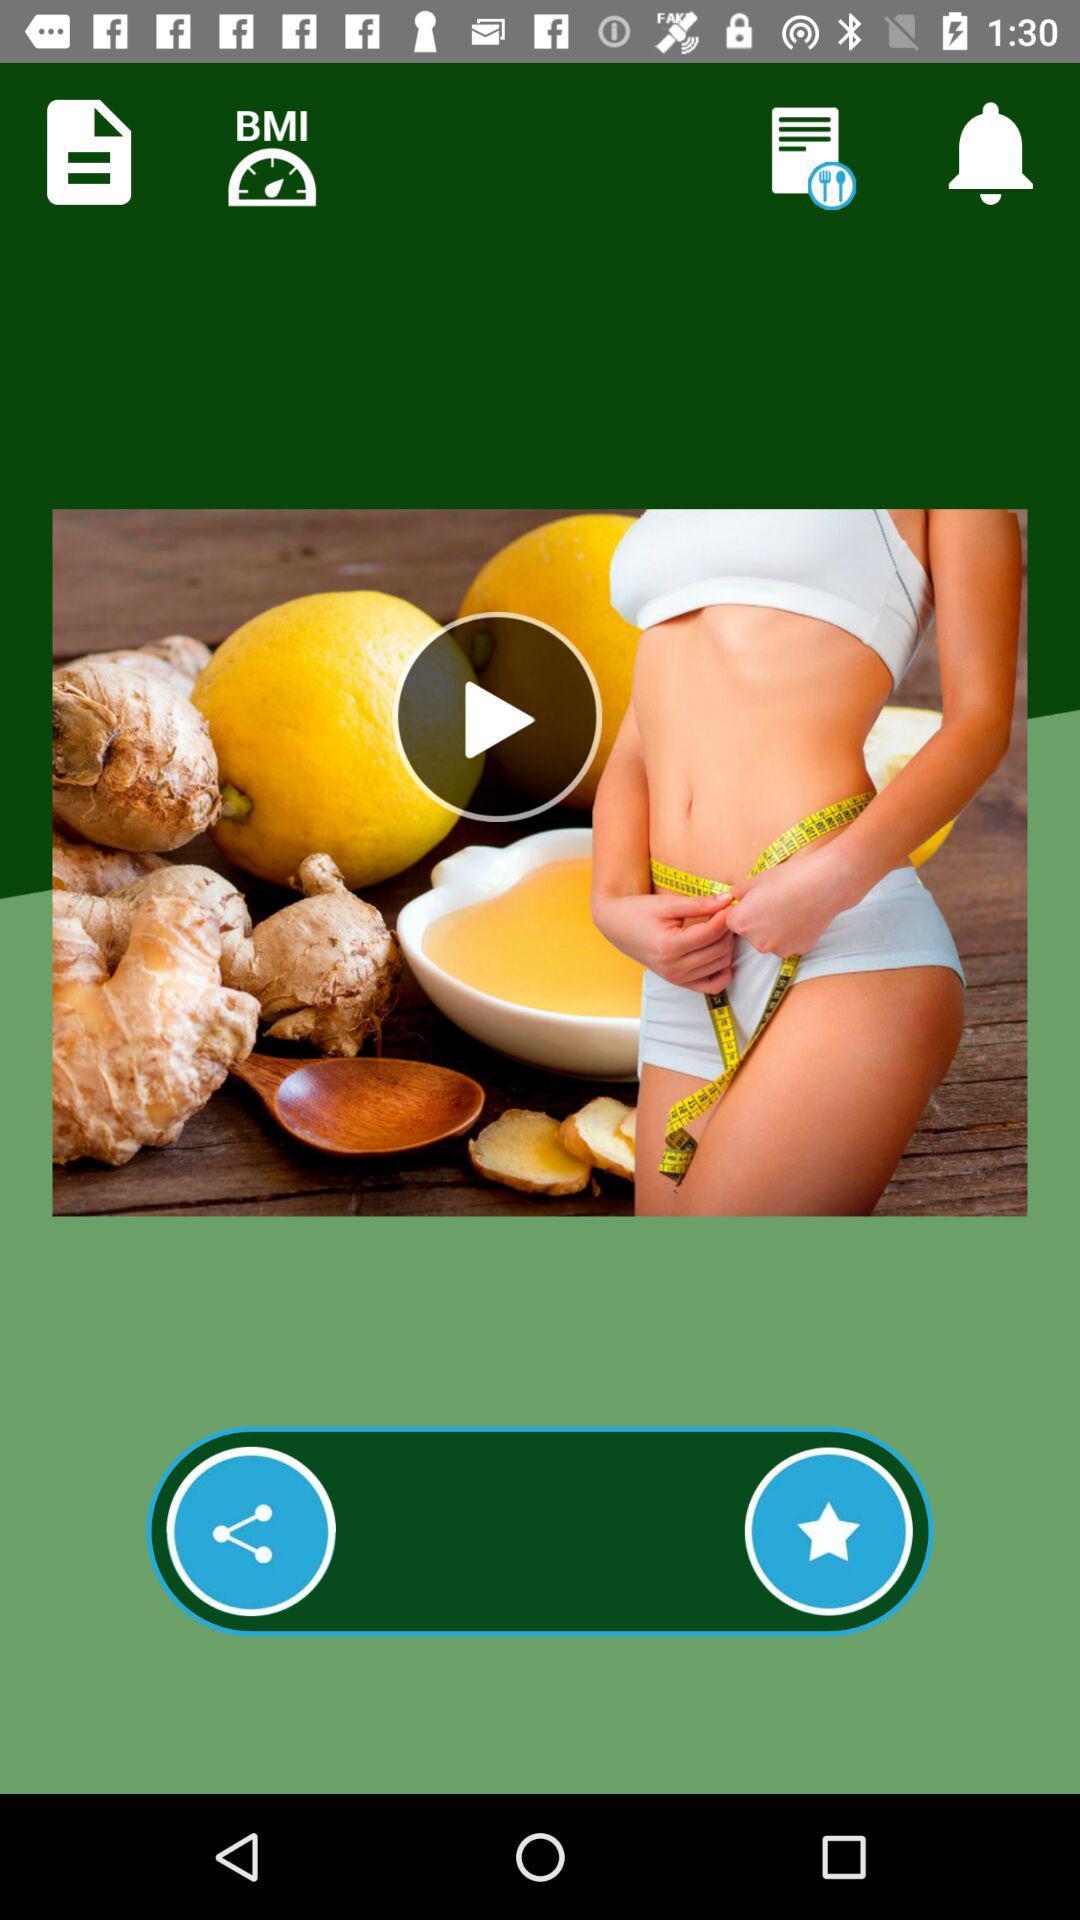  What do you see at coordinates (990, 151) in the screenshot?
I see `the notifications icon` at bounding box center [990, 151].